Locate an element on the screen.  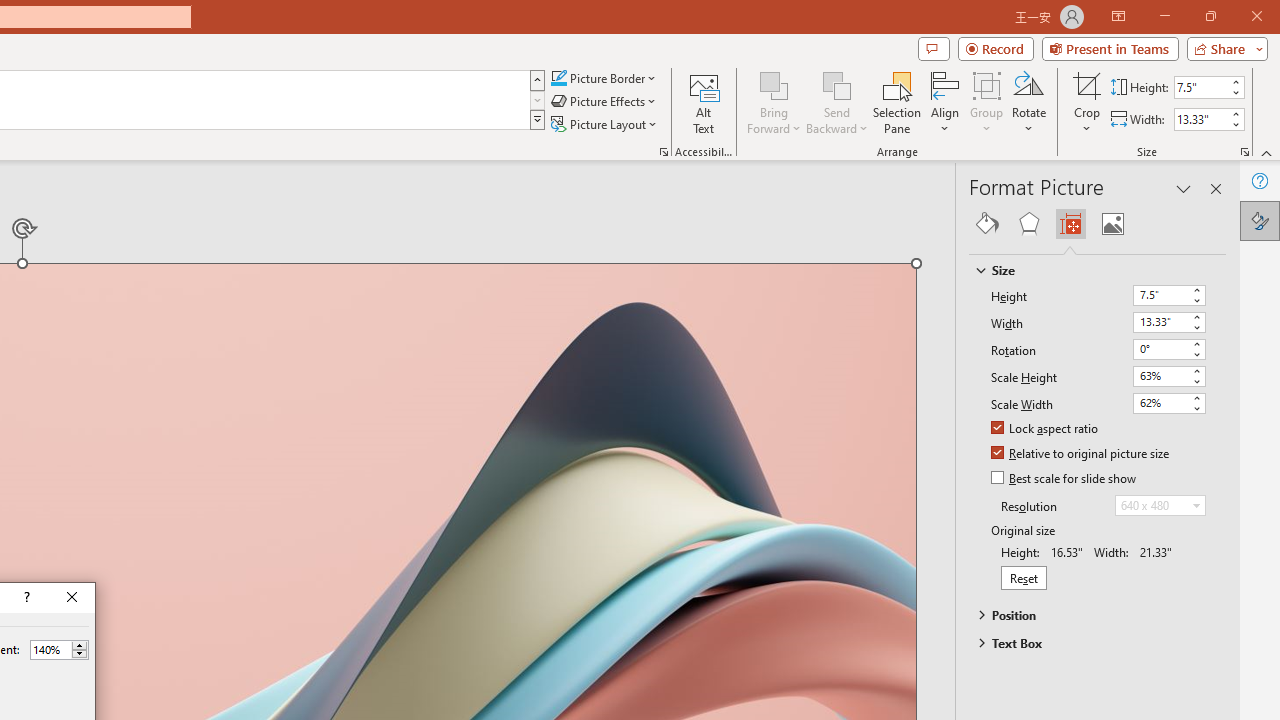
'Align' is located at coordinates (944, 103).